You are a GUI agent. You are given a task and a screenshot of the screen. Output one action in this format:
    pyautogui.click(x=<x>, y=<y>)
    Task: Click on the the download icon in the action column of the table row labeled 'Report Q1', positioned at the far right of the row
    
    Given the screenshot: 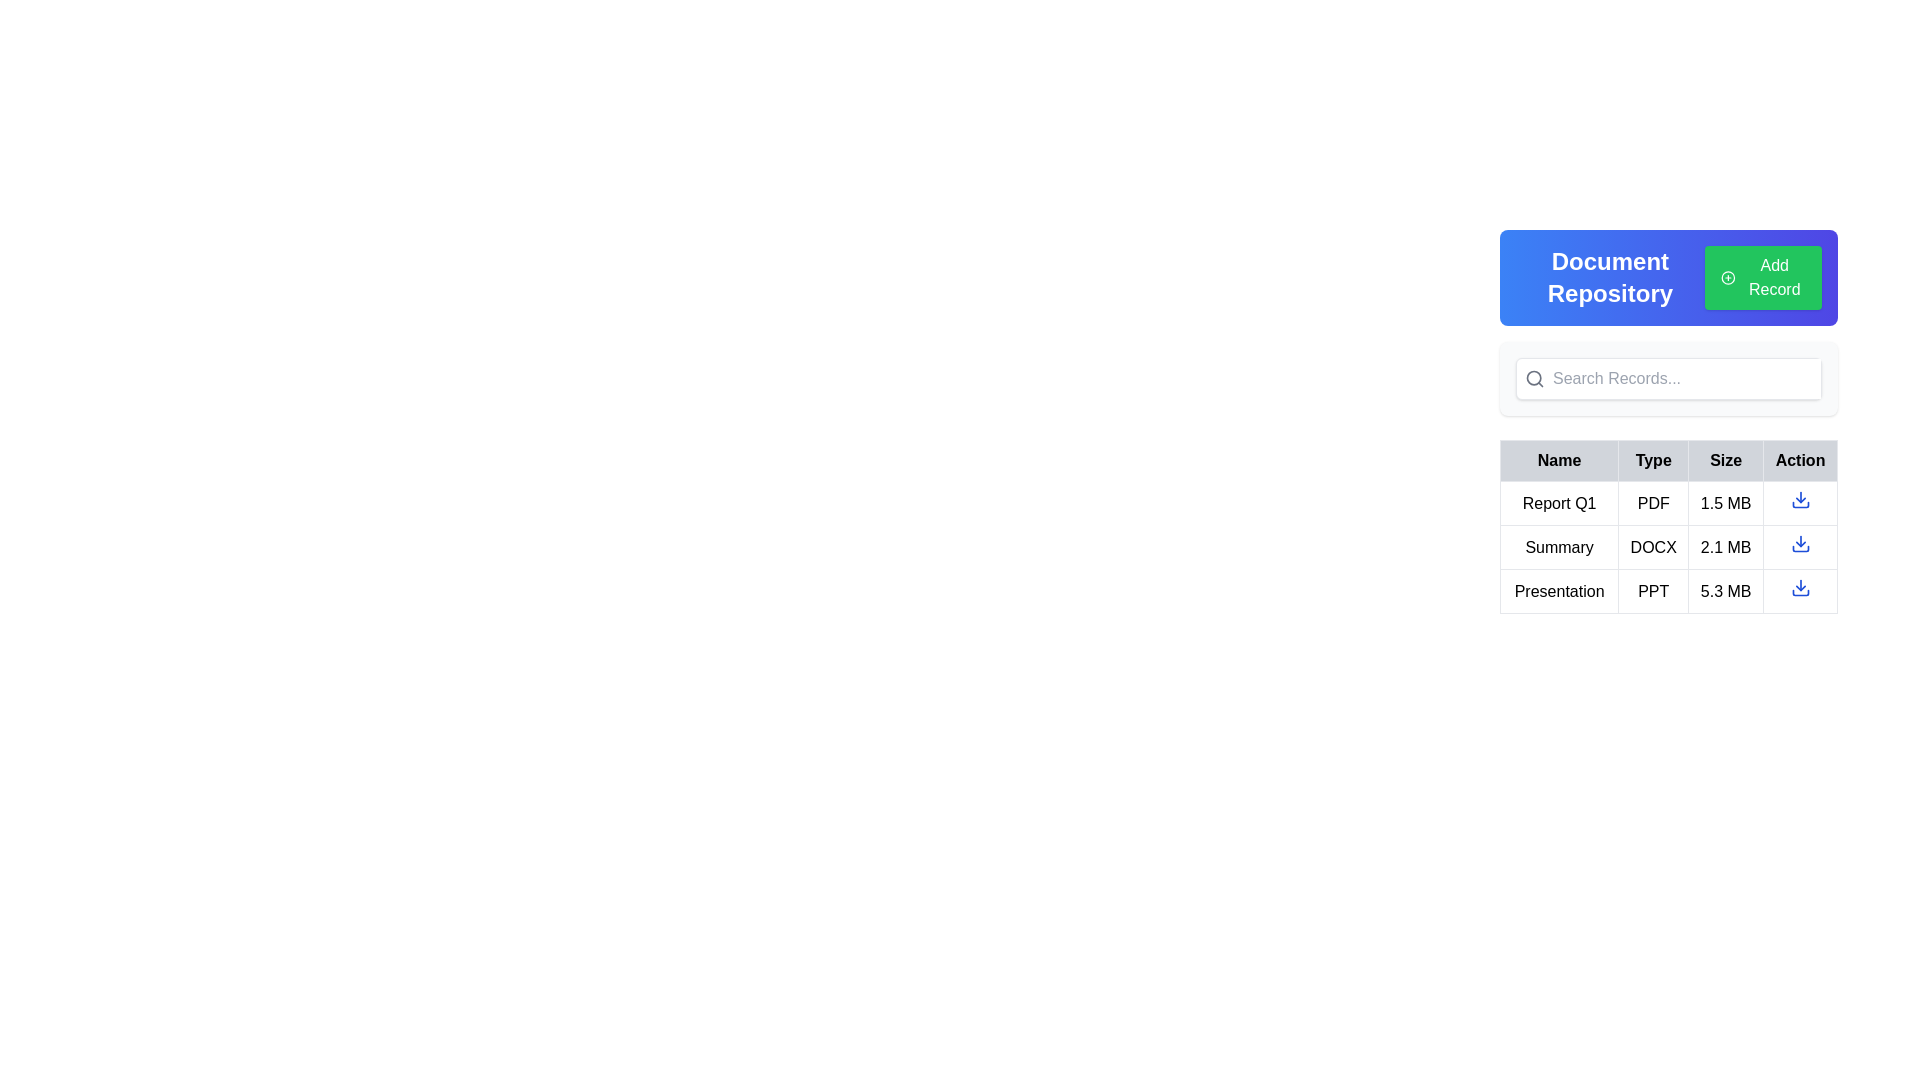 What is the action you would take?
    pyautogui.click(x=1800, y=504)
    